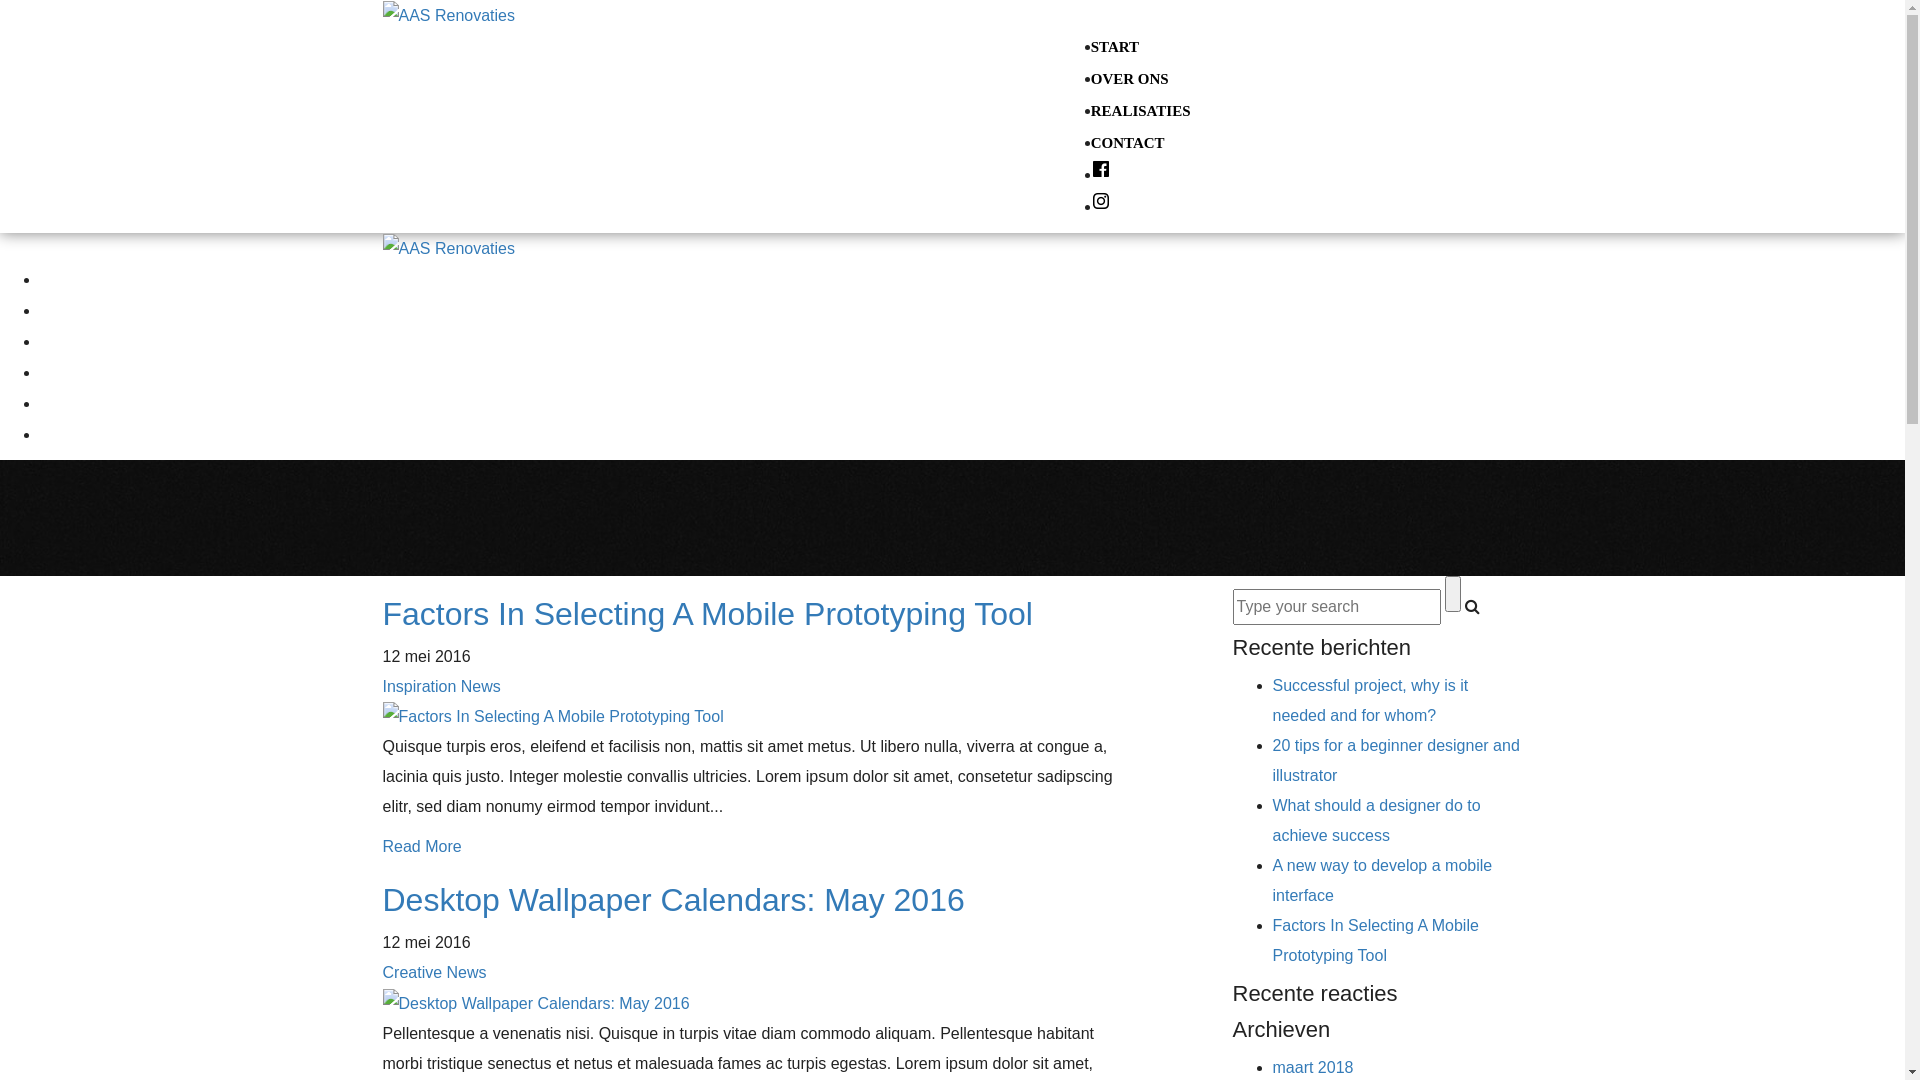 The image size is (1920, 1080). What do you see at coordinates (417, 685) in the screenshot?
I see `'Inspiration'` at bounding box center [417, 685].